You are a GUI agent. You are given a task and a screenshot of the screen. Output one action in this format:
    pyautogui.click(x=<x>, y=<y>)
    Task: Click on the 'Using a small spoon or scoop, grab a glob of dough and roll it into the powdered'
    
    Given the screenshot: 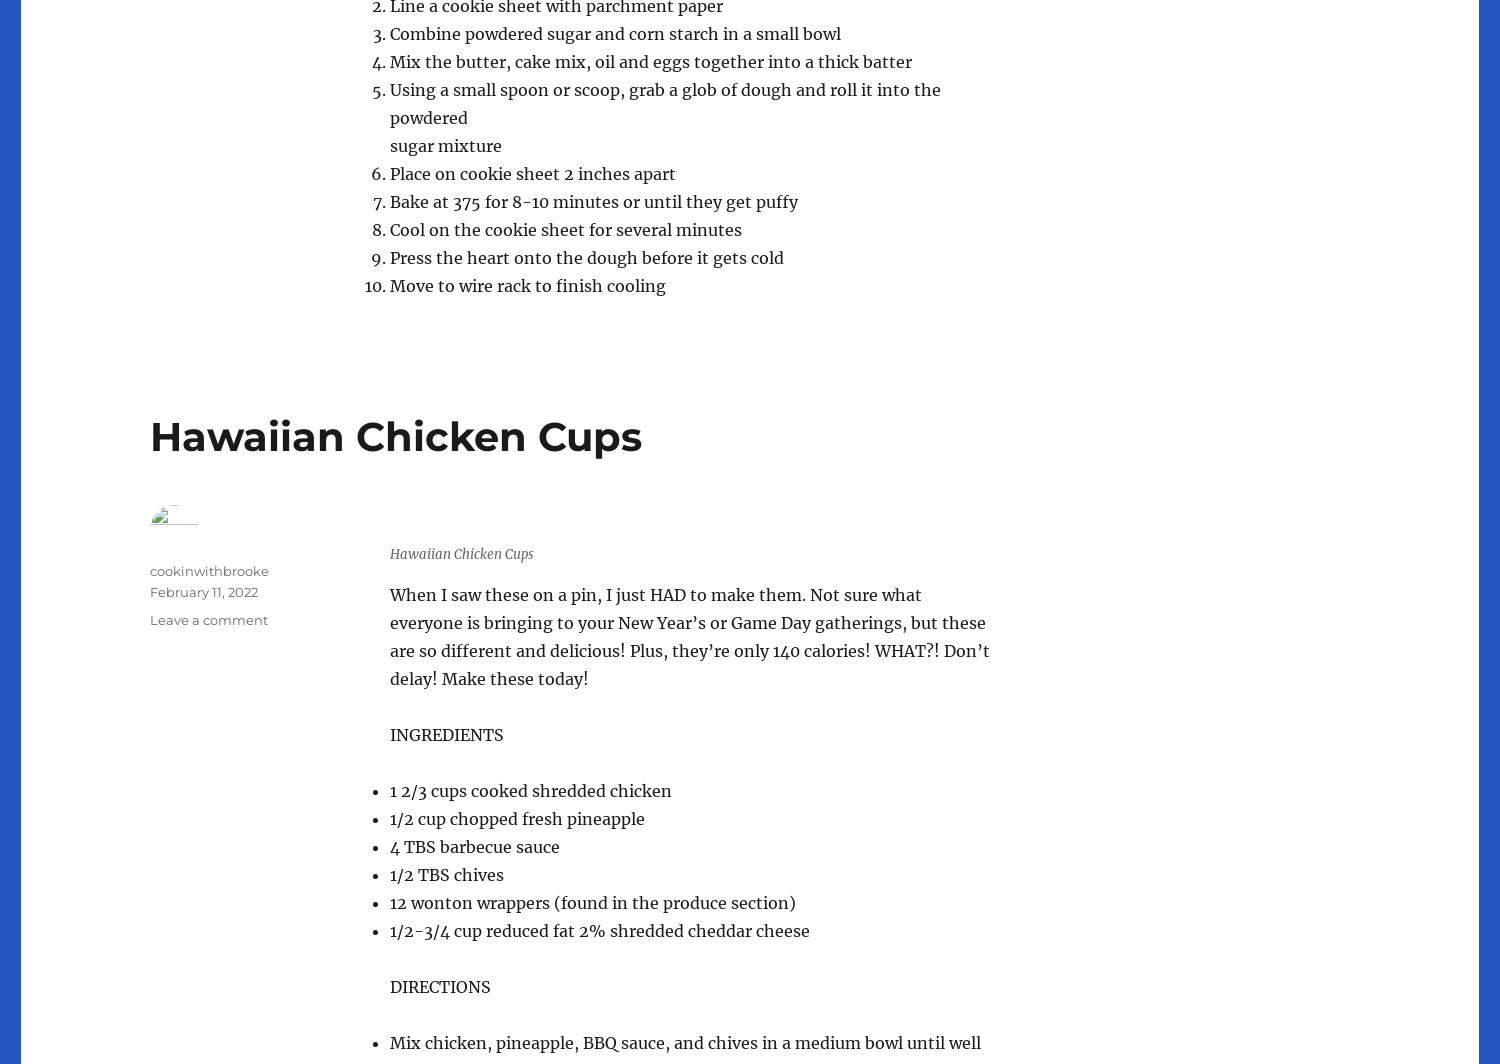 What is the action you would take?
    pyautogui.click(x=665, y=102)
    